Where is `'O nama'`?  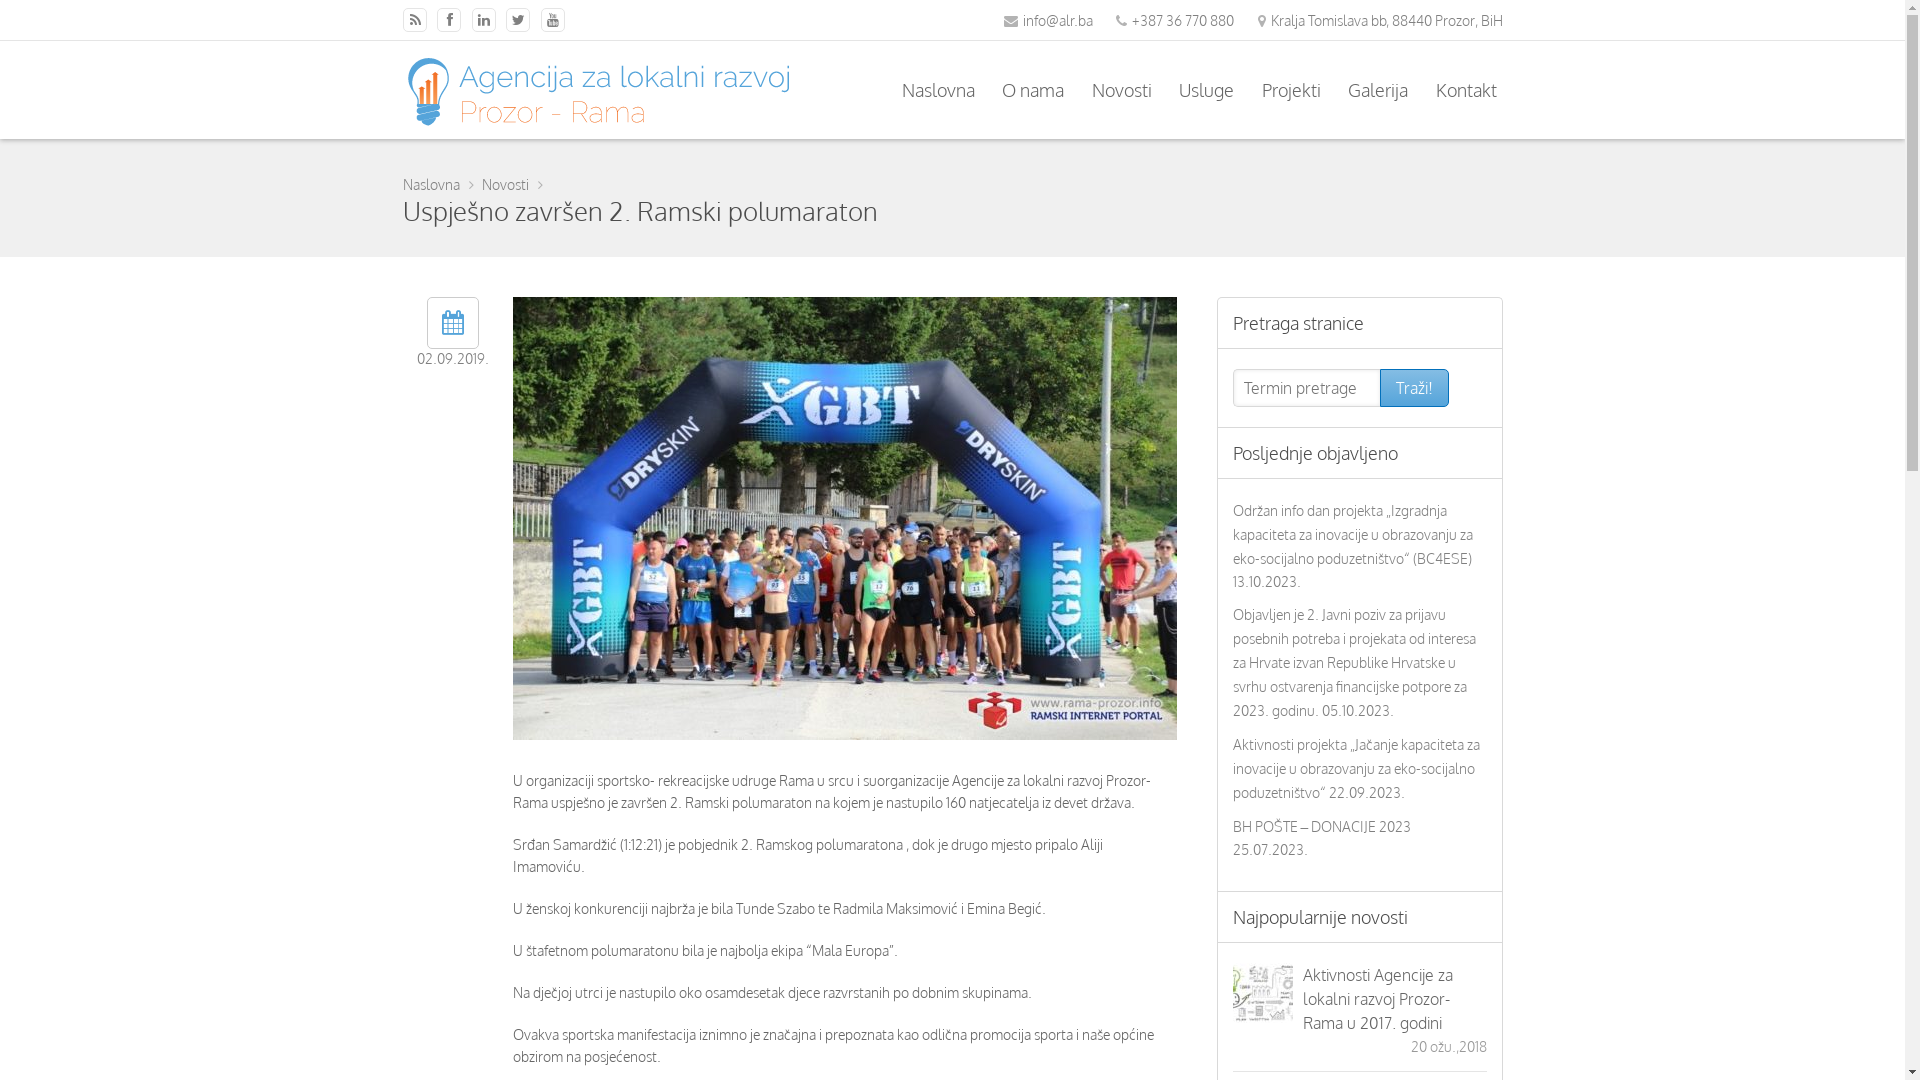 'O nama' is located at coordinates (1032, 88).